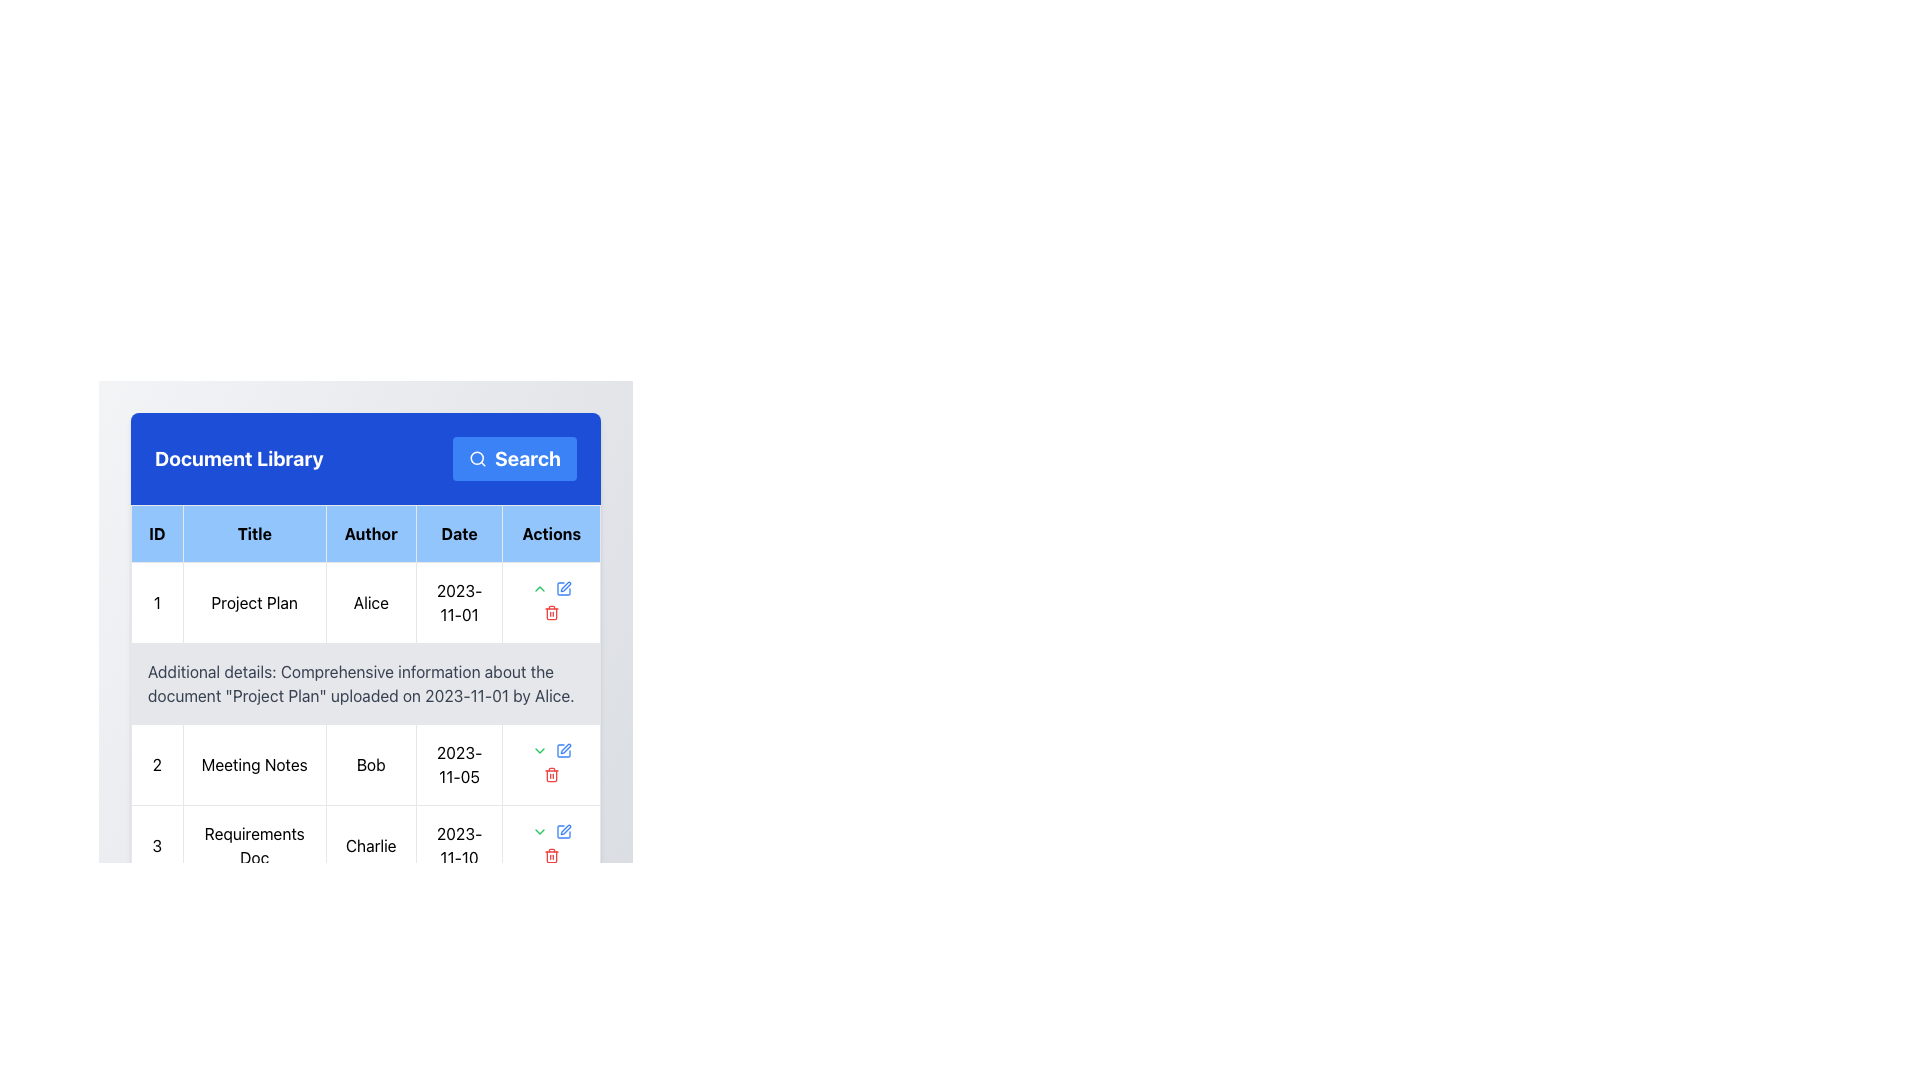  I want to click on the editing button represented by a pen-like icon in the 'Actions' column of the table for the document 'Meeting Notes' by 'Bob' dated '2023-11-05', so click(564, 748).